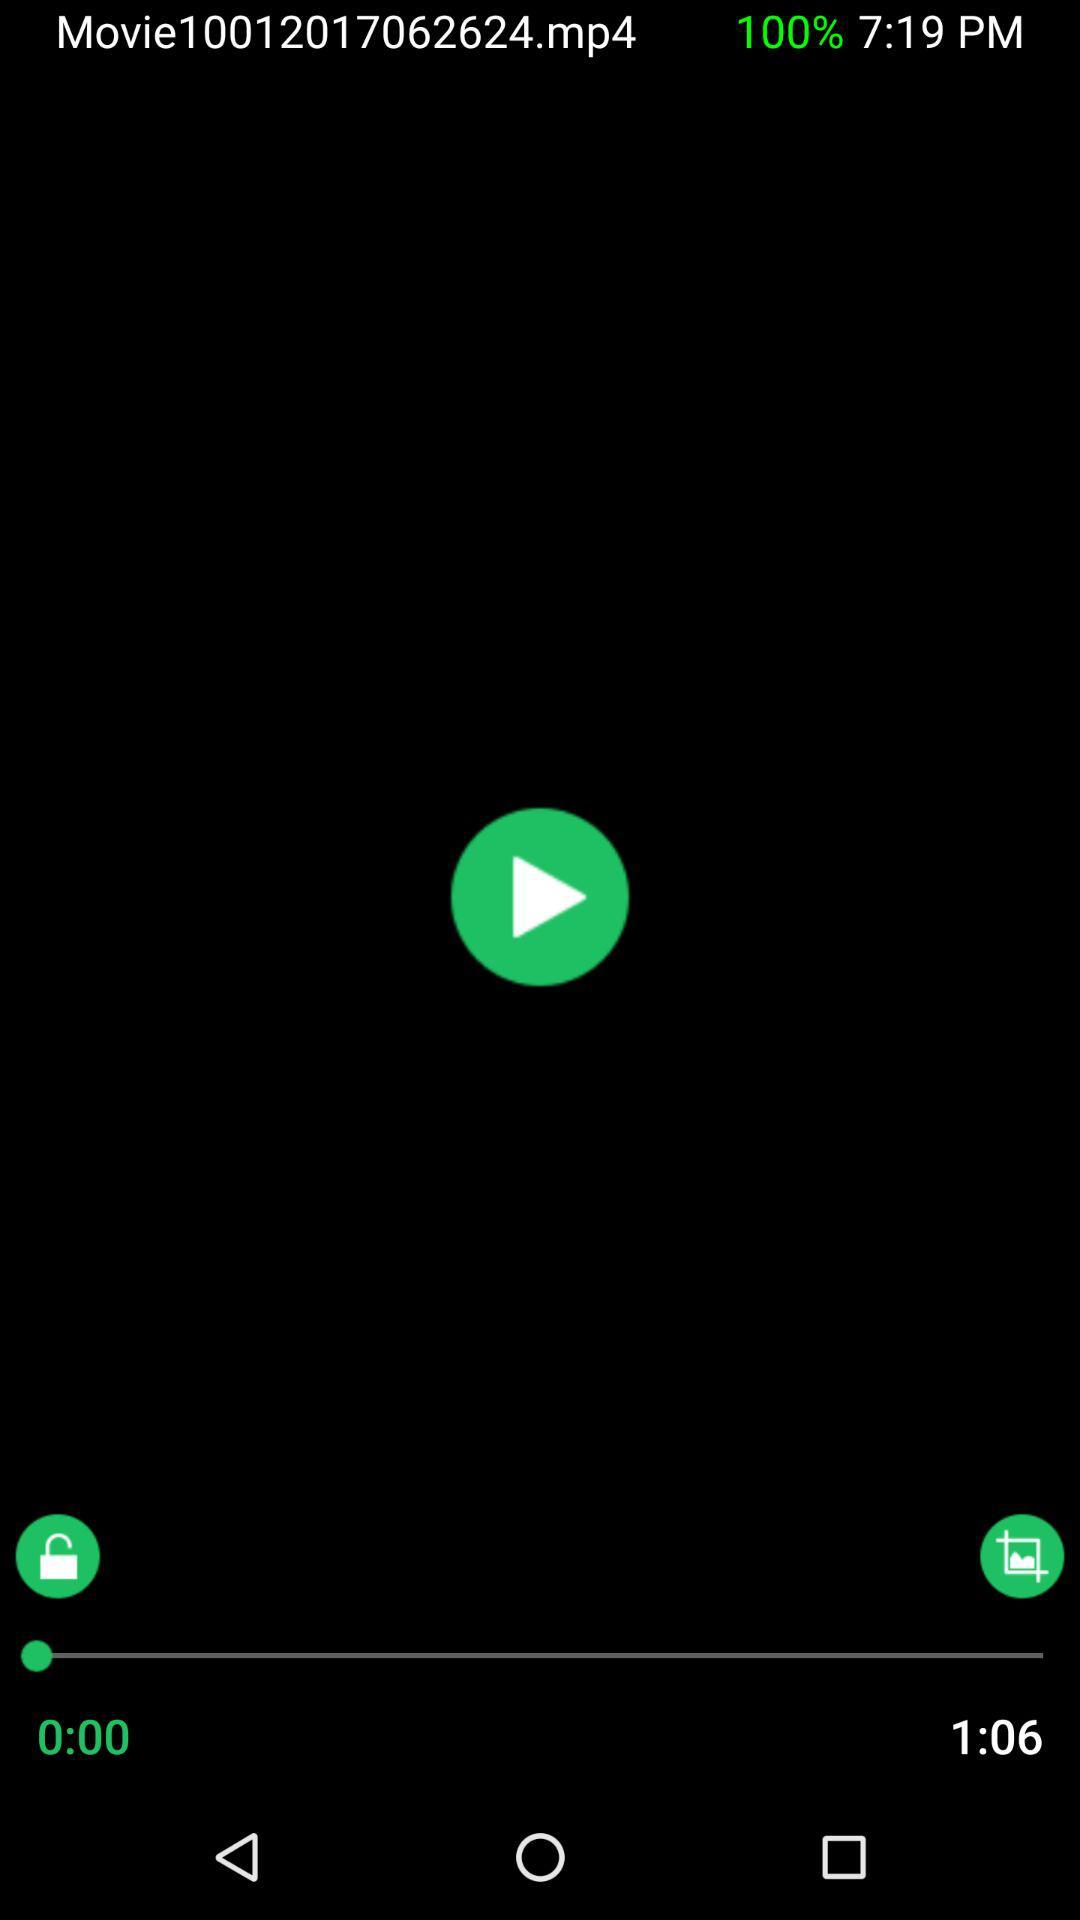  I want to click on video, so click(540, 896).